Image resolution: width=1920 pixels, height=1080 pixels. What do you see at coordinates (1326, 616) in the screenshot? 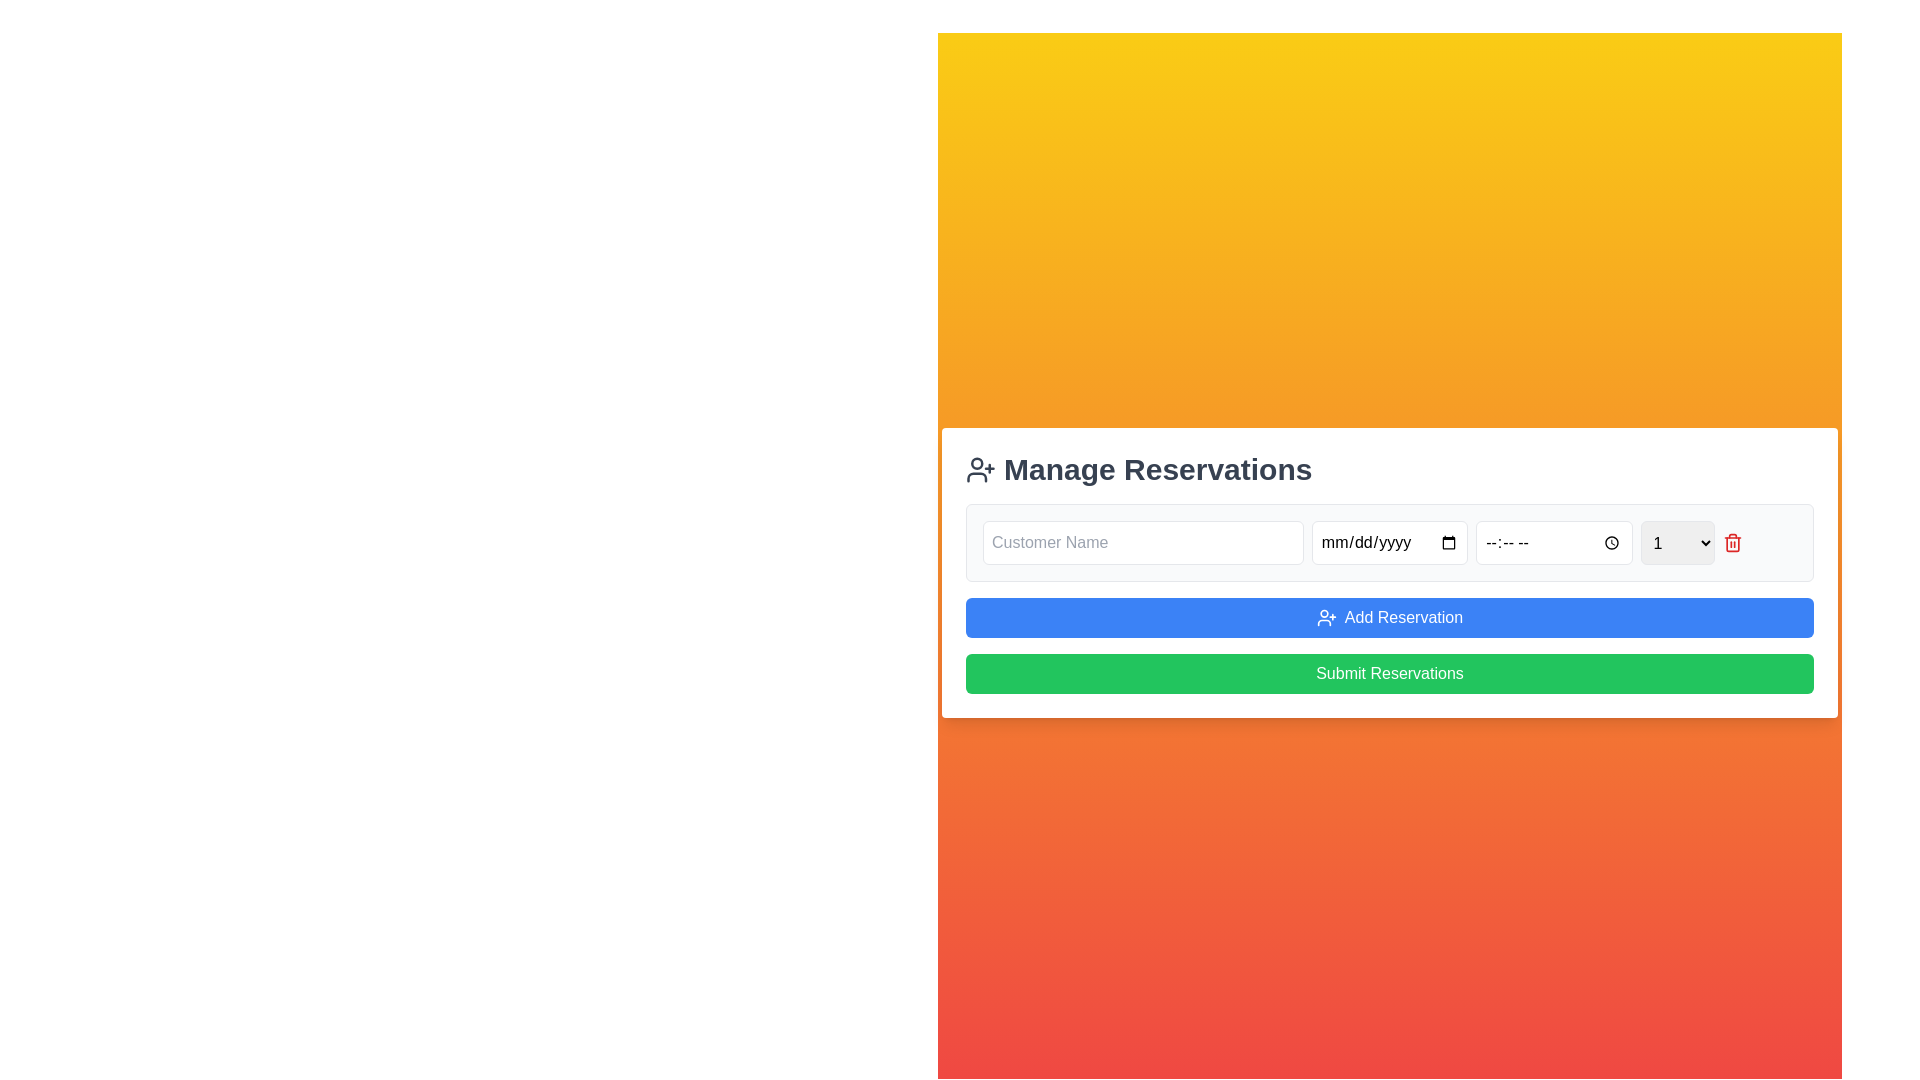
I see `the user interface icon representing a person with a plus sign, which is located to the left of the 'Add Reservation' text on the blue rectangular button` at bounding box center [1326, 616].